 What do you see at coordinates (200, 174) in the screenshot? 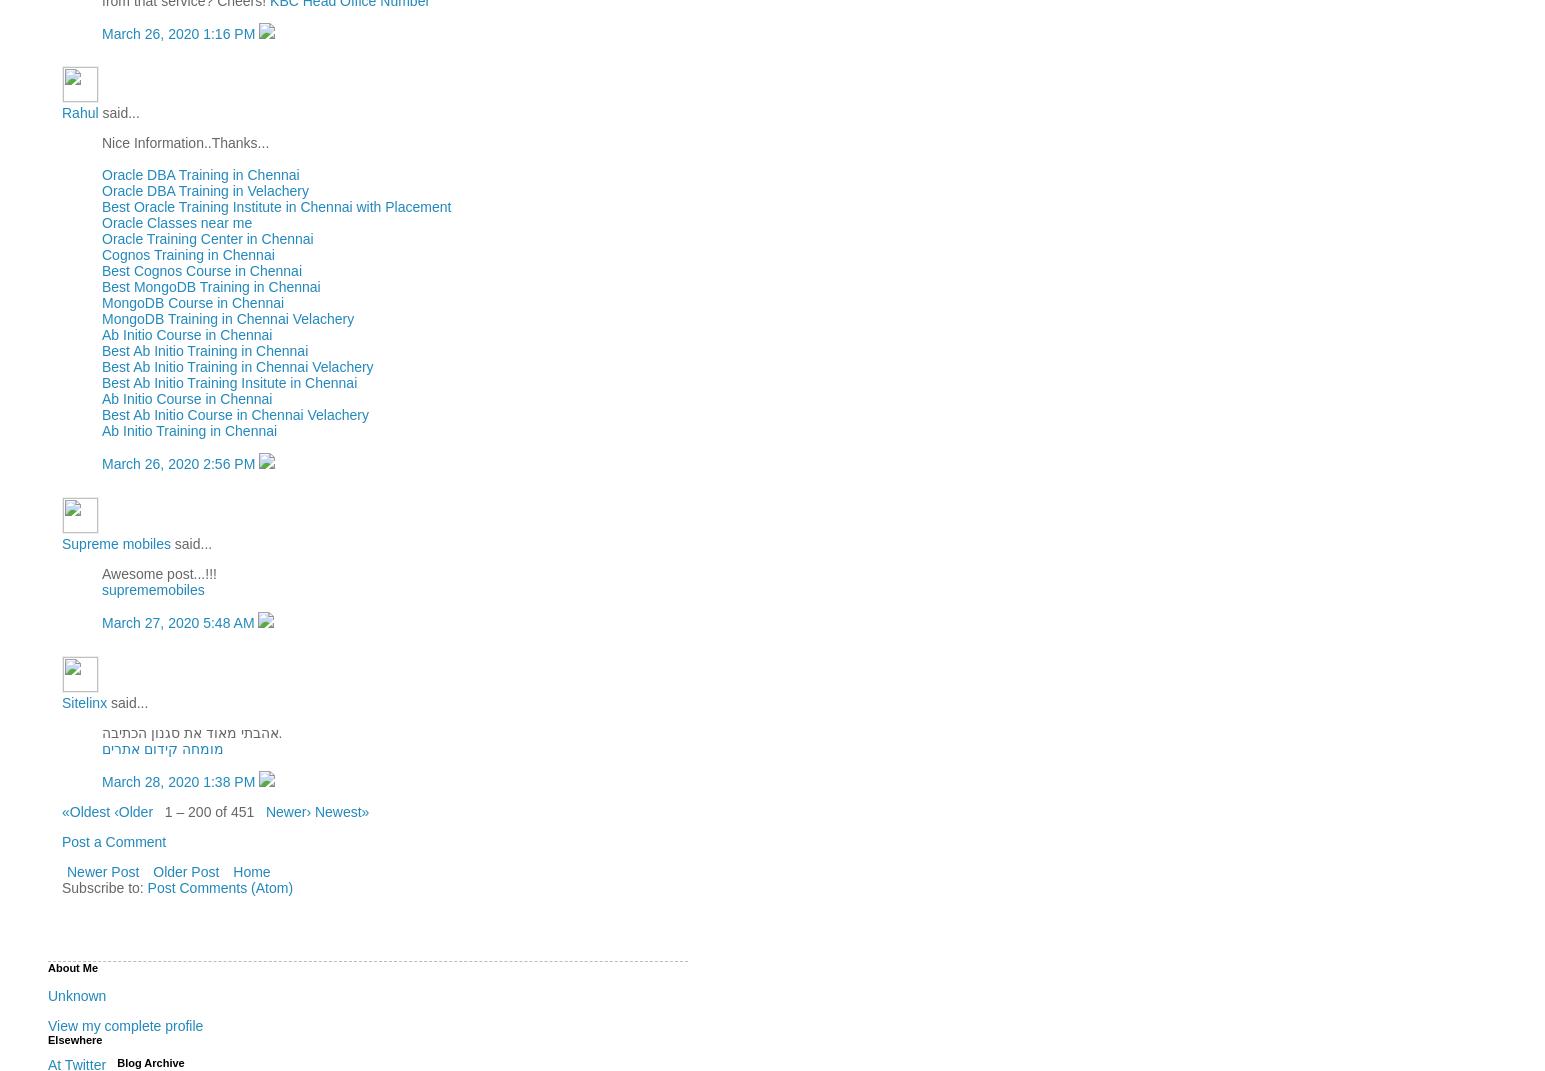
I see `'Oracle DBA Training in Chennai'` at bounding box center [200, 174].